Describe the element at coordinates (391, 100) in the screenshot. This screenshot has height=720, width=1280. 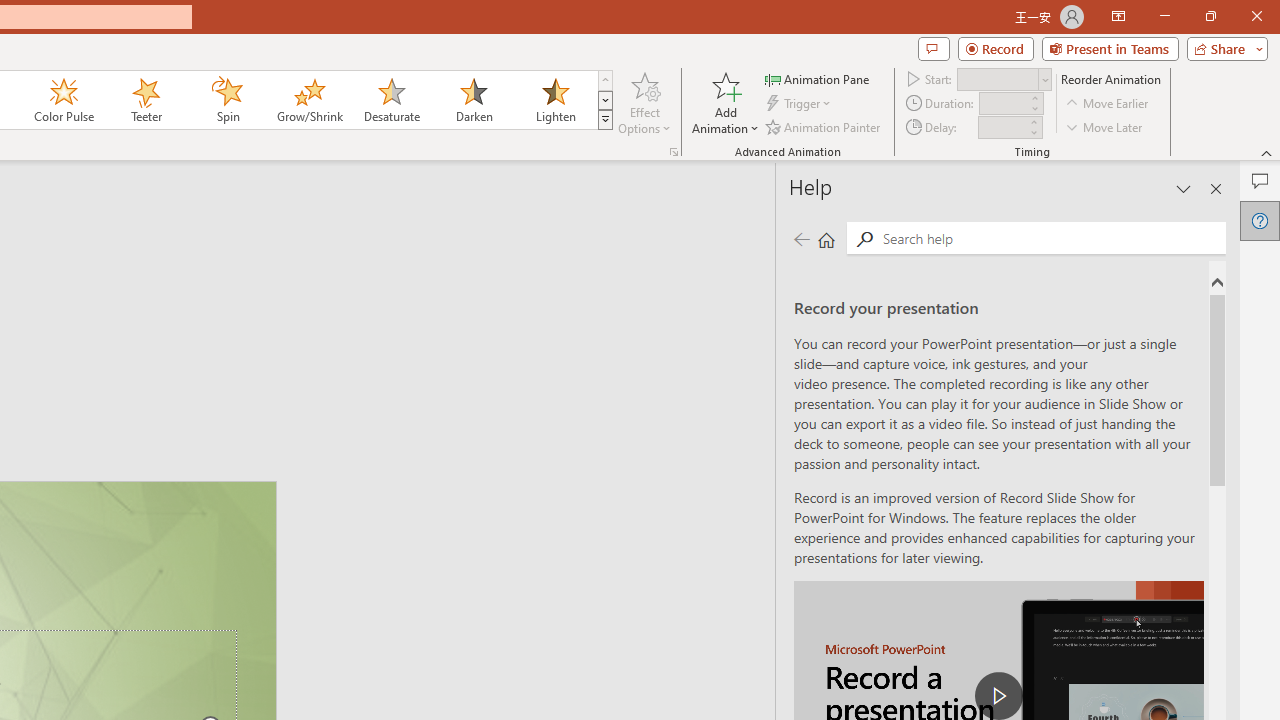
I see `'Desaturate'` at that location.